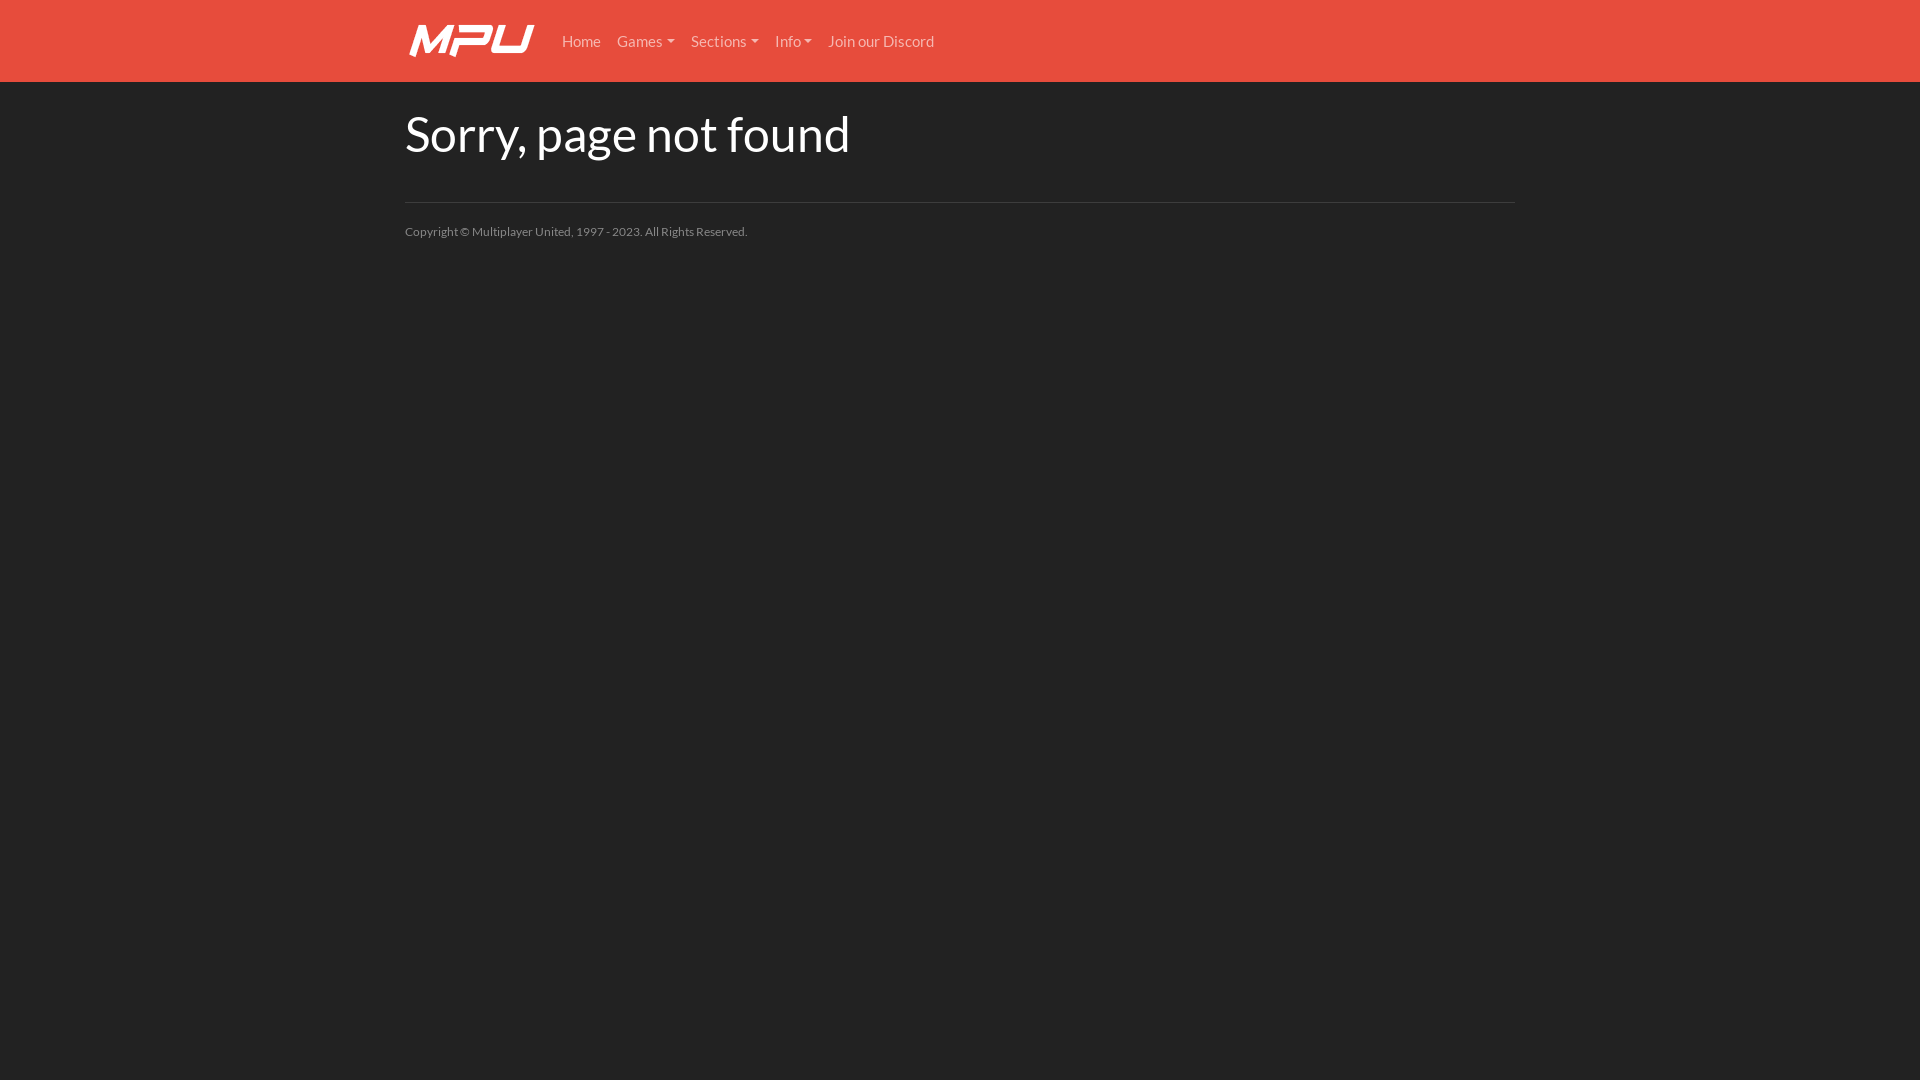  Describe the element at coordinates (646, 41) in the screenshot. I see `'Games'` at that location.